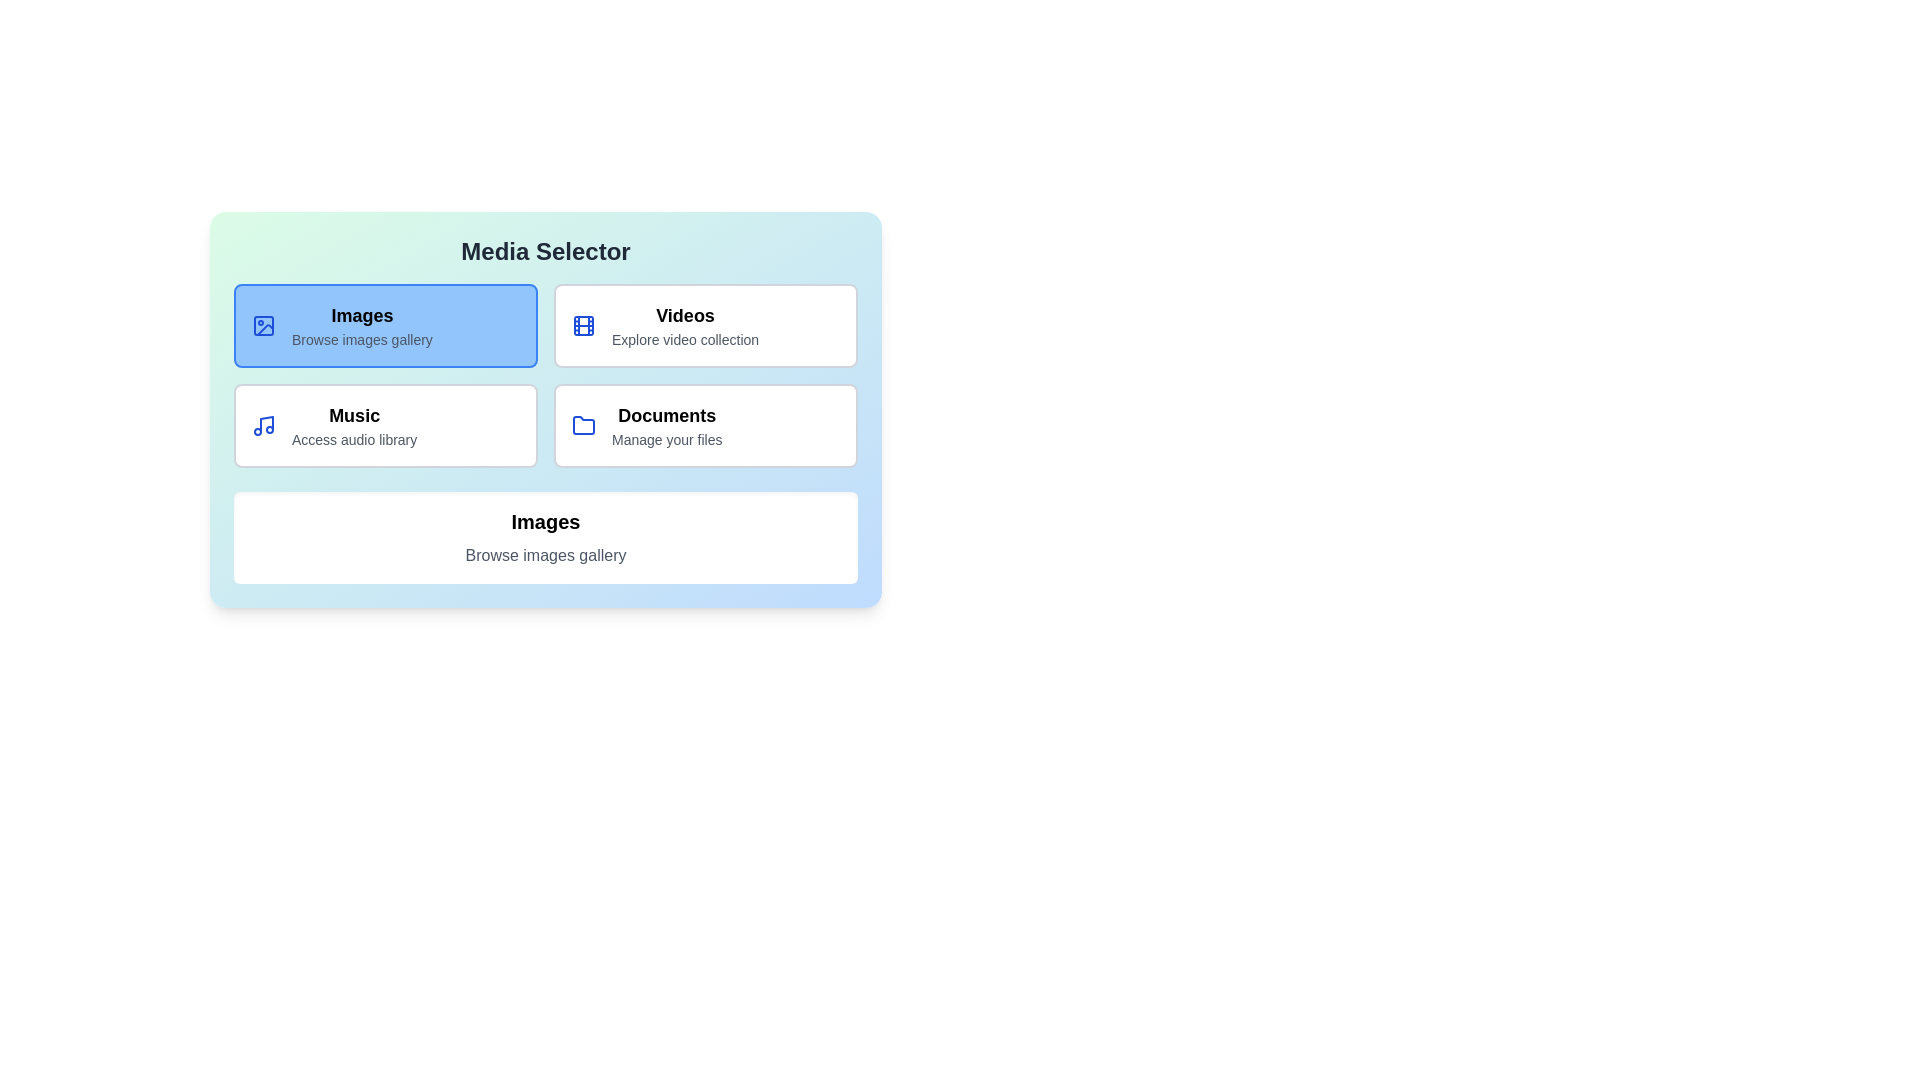 The height and width of the screenshot is (1080, 1920). What do you see at coordinates (705, 424) in the screenshot?
I see `the media card corresponding to Documents` at bounding box center [705, 424].